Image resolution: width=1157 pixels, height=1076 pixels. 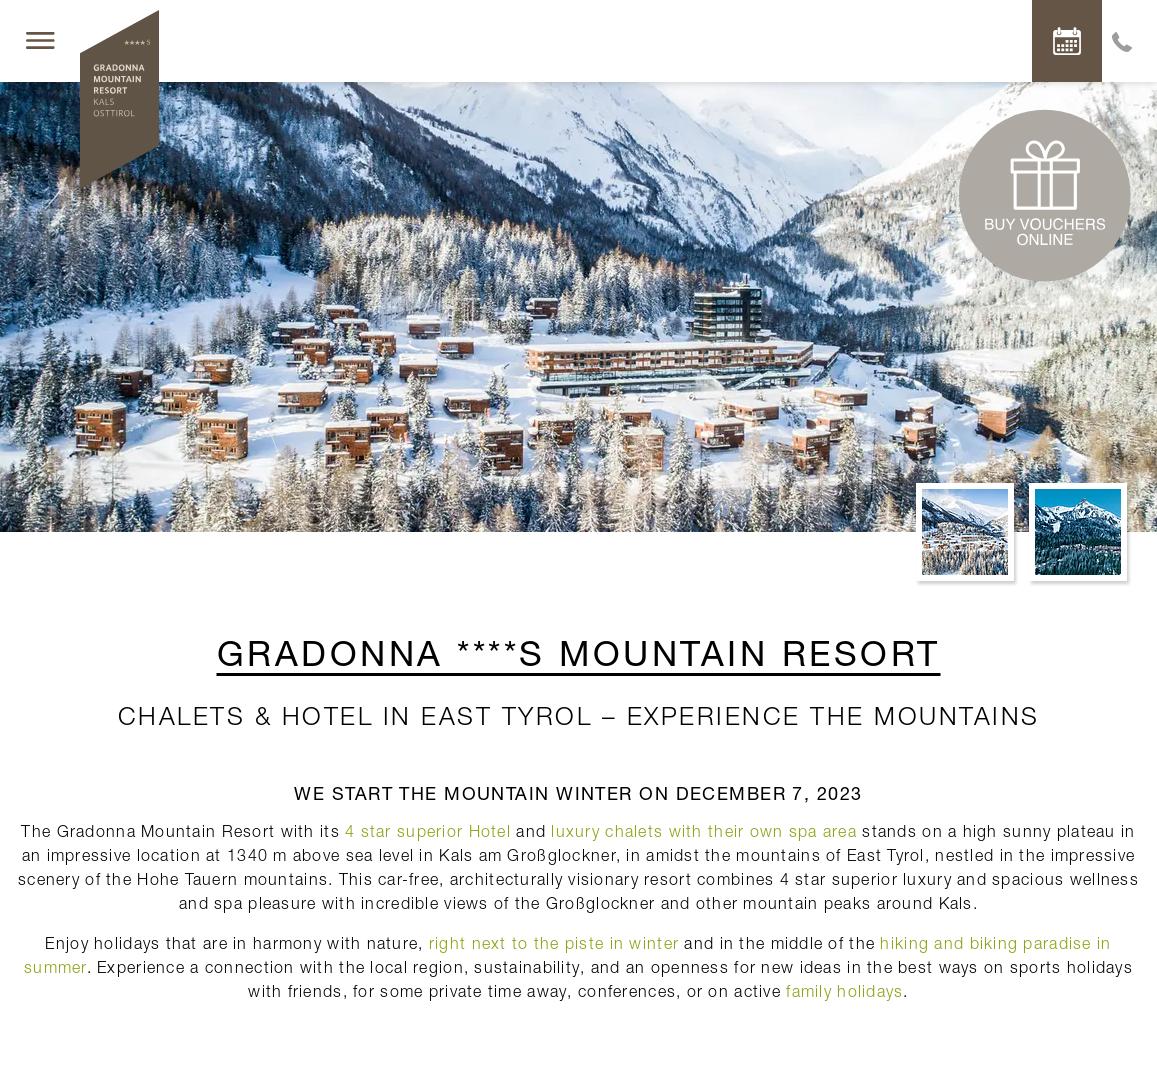 I want to click on 'Chalets & hotel in East Tyrol – Experience the mountains', so click(x=577, y=715).